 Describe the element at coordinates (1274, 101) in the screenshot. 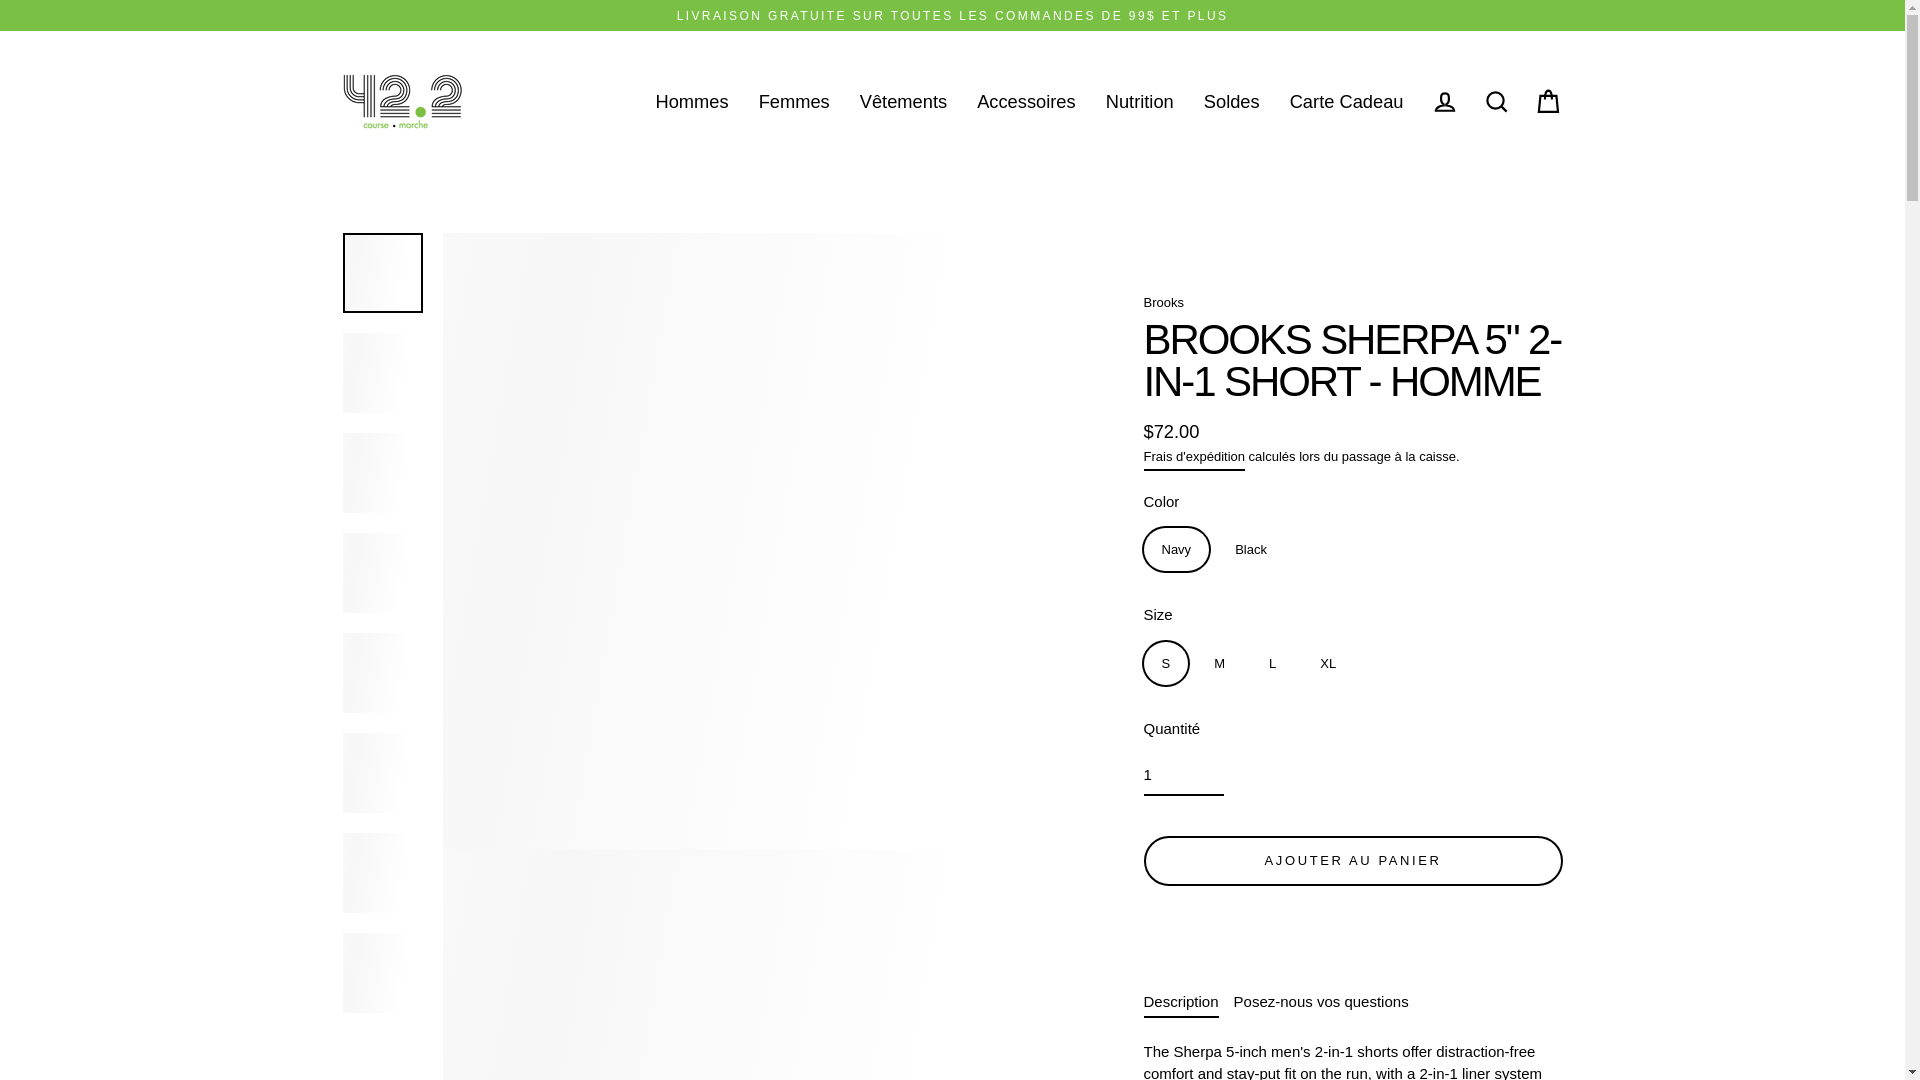

I see `'Carte Cadeau'` at that location.